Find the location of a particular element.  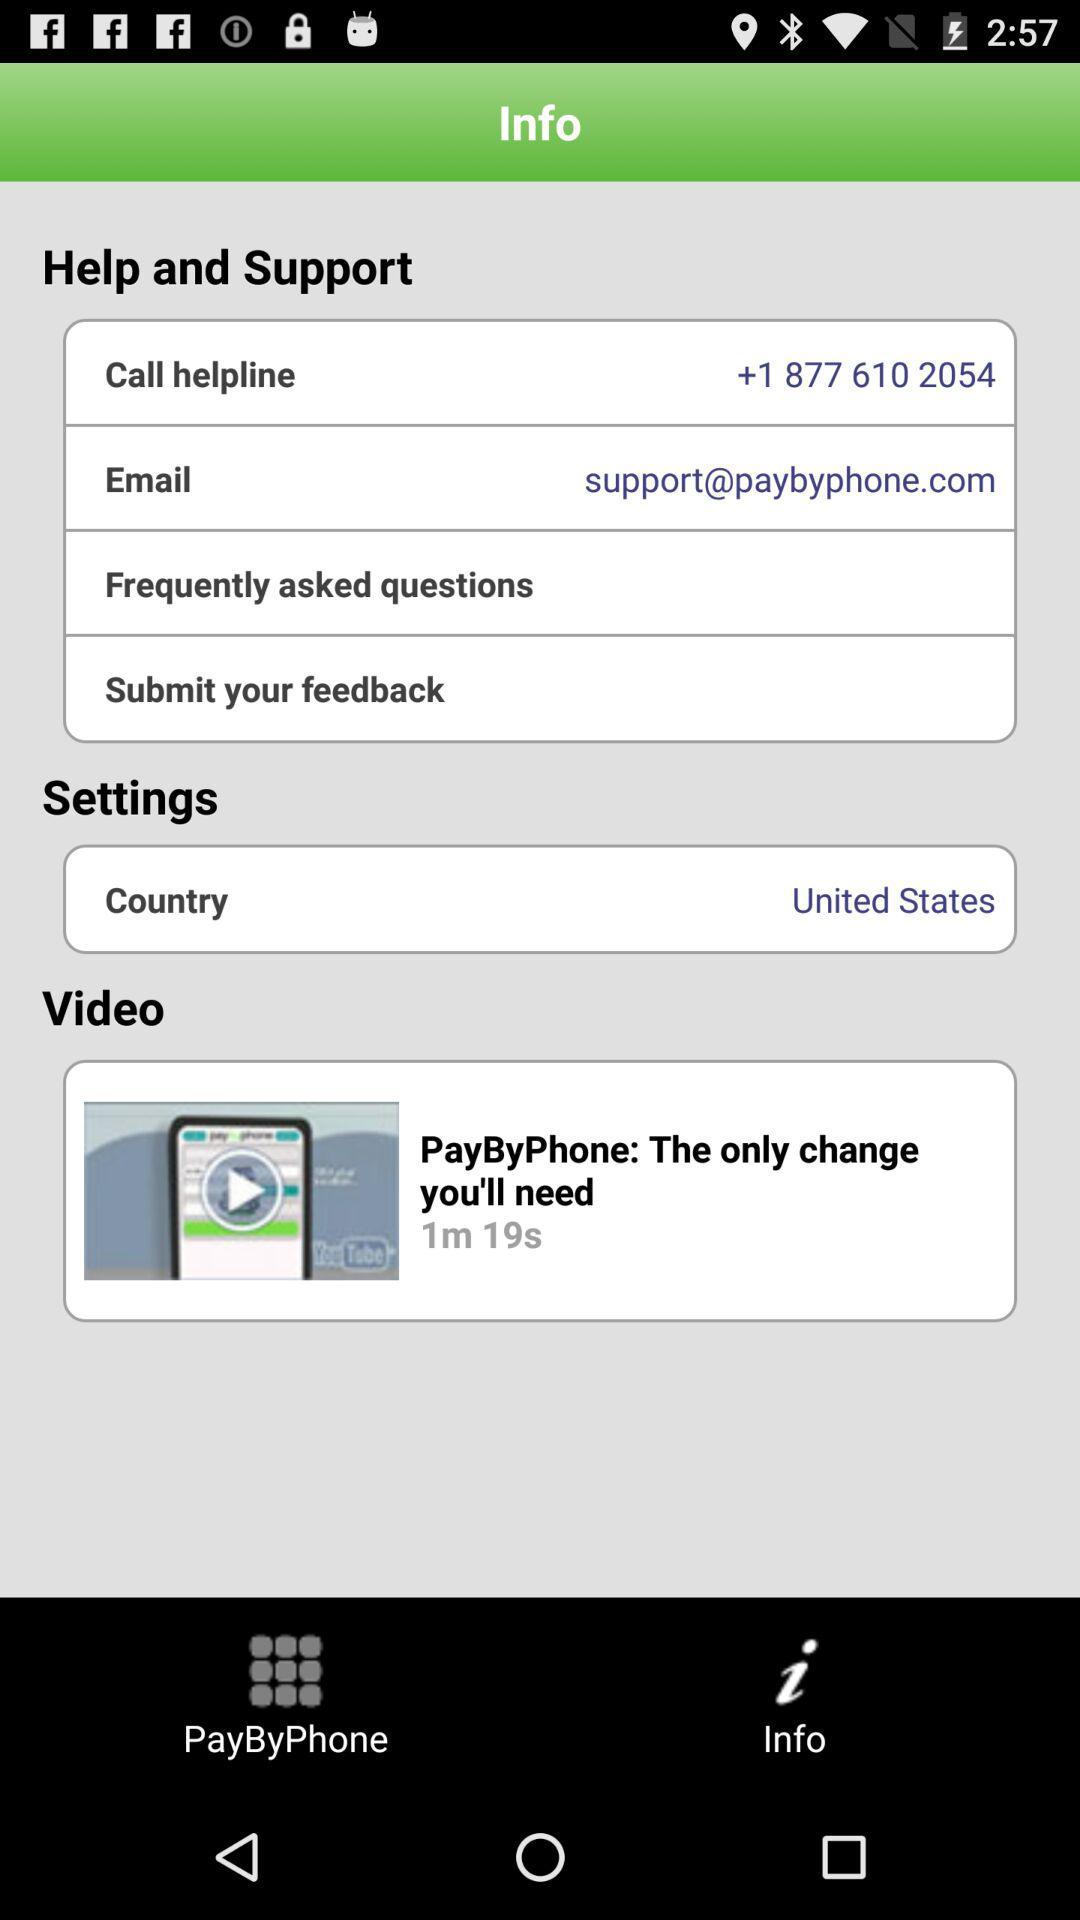

icon below the support@paybyphone.com item is located at coordinates (540, 688).